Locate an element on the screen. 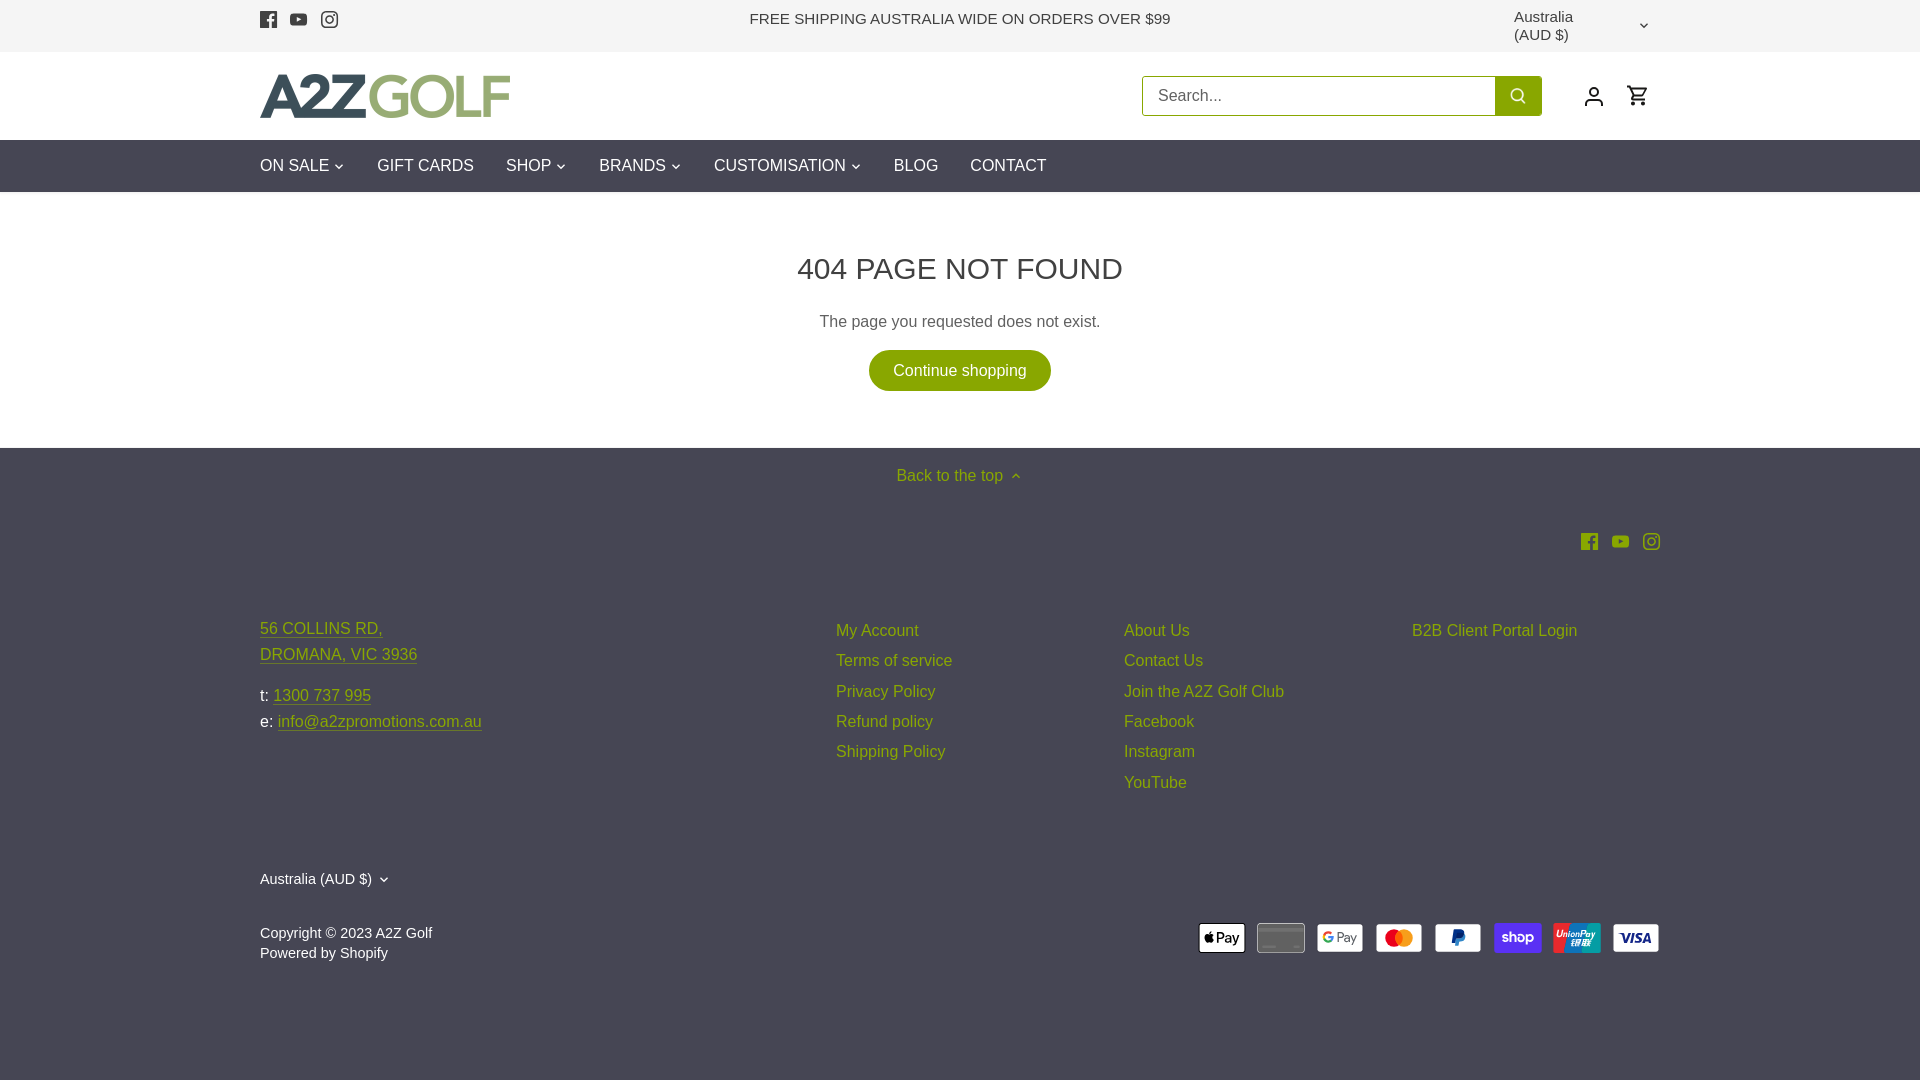  'Terms of service' is located at coordinates (835, 660).